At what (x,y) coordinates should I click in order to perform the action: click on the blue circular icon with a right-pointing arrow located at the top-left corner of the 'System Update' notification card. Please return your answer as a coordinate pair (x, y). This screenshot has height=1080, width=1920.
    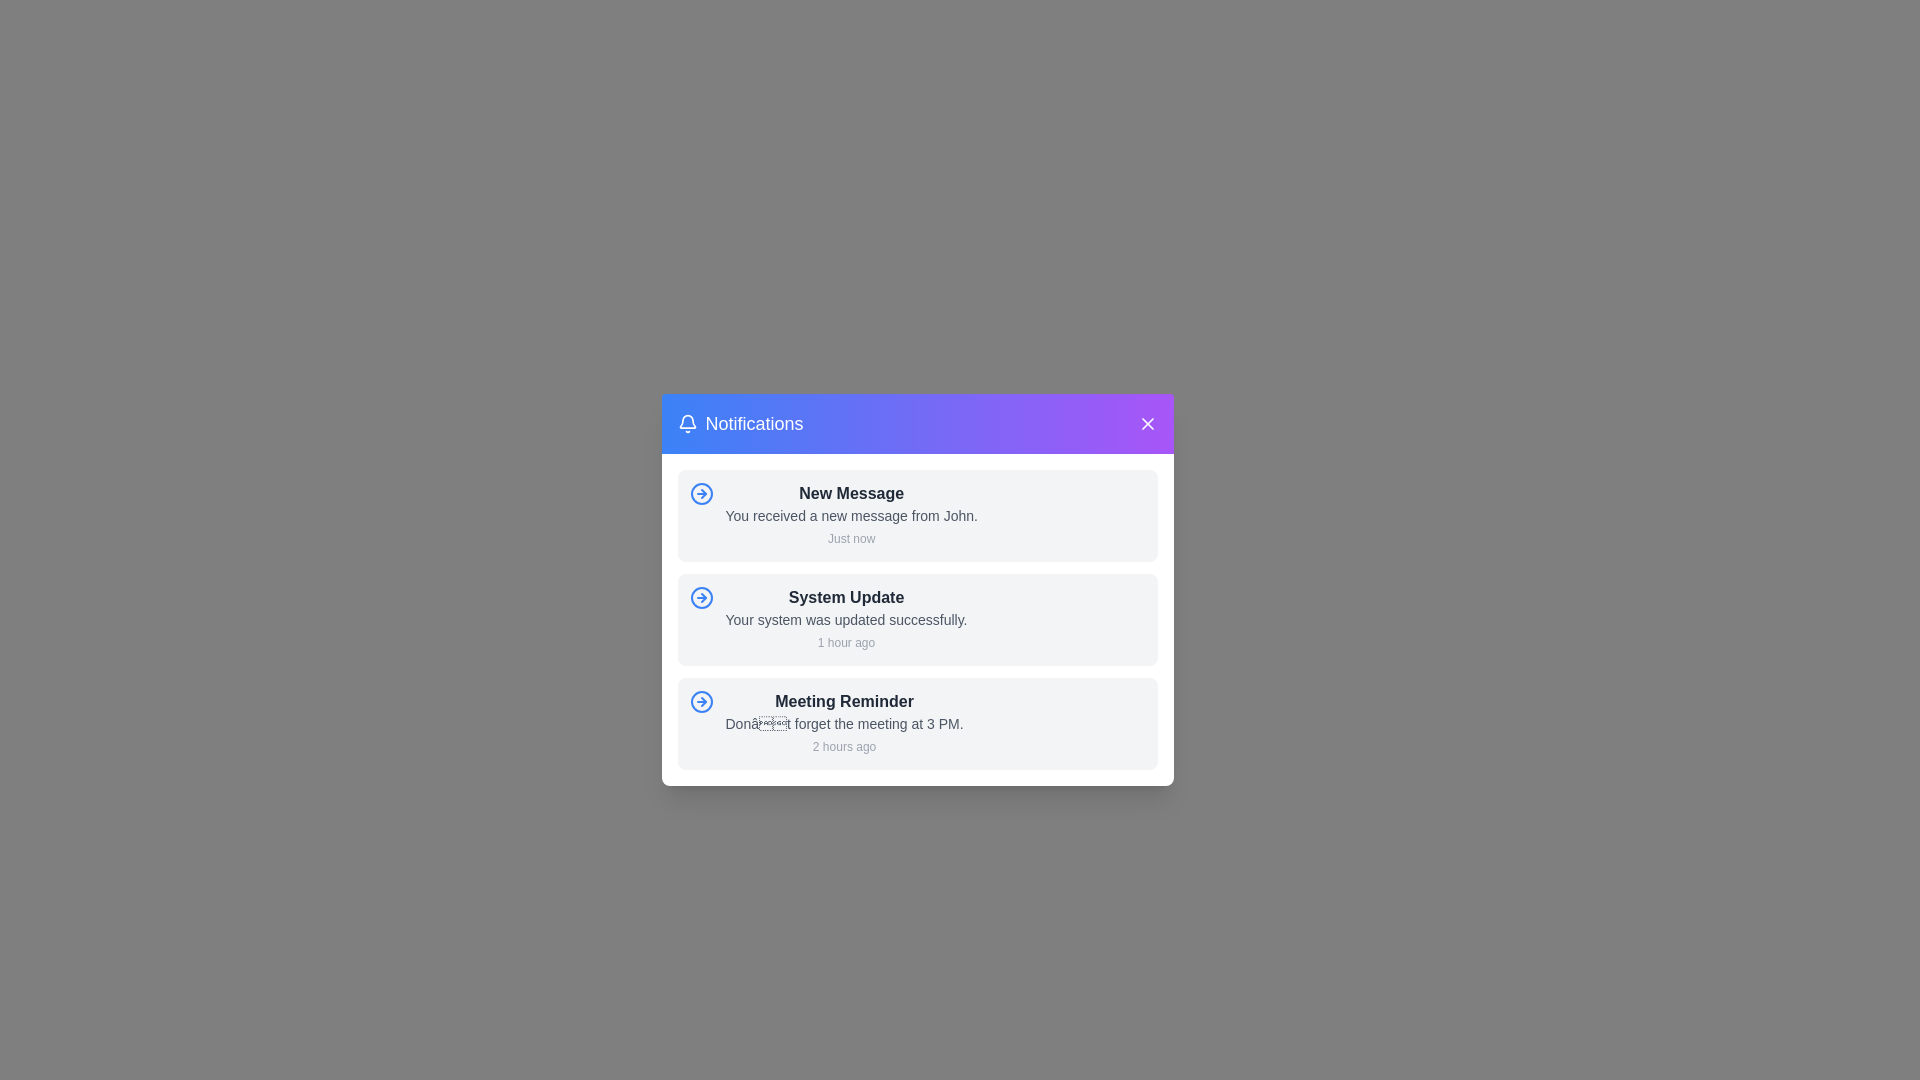
    Looking at the image, I should click on (701, 596).